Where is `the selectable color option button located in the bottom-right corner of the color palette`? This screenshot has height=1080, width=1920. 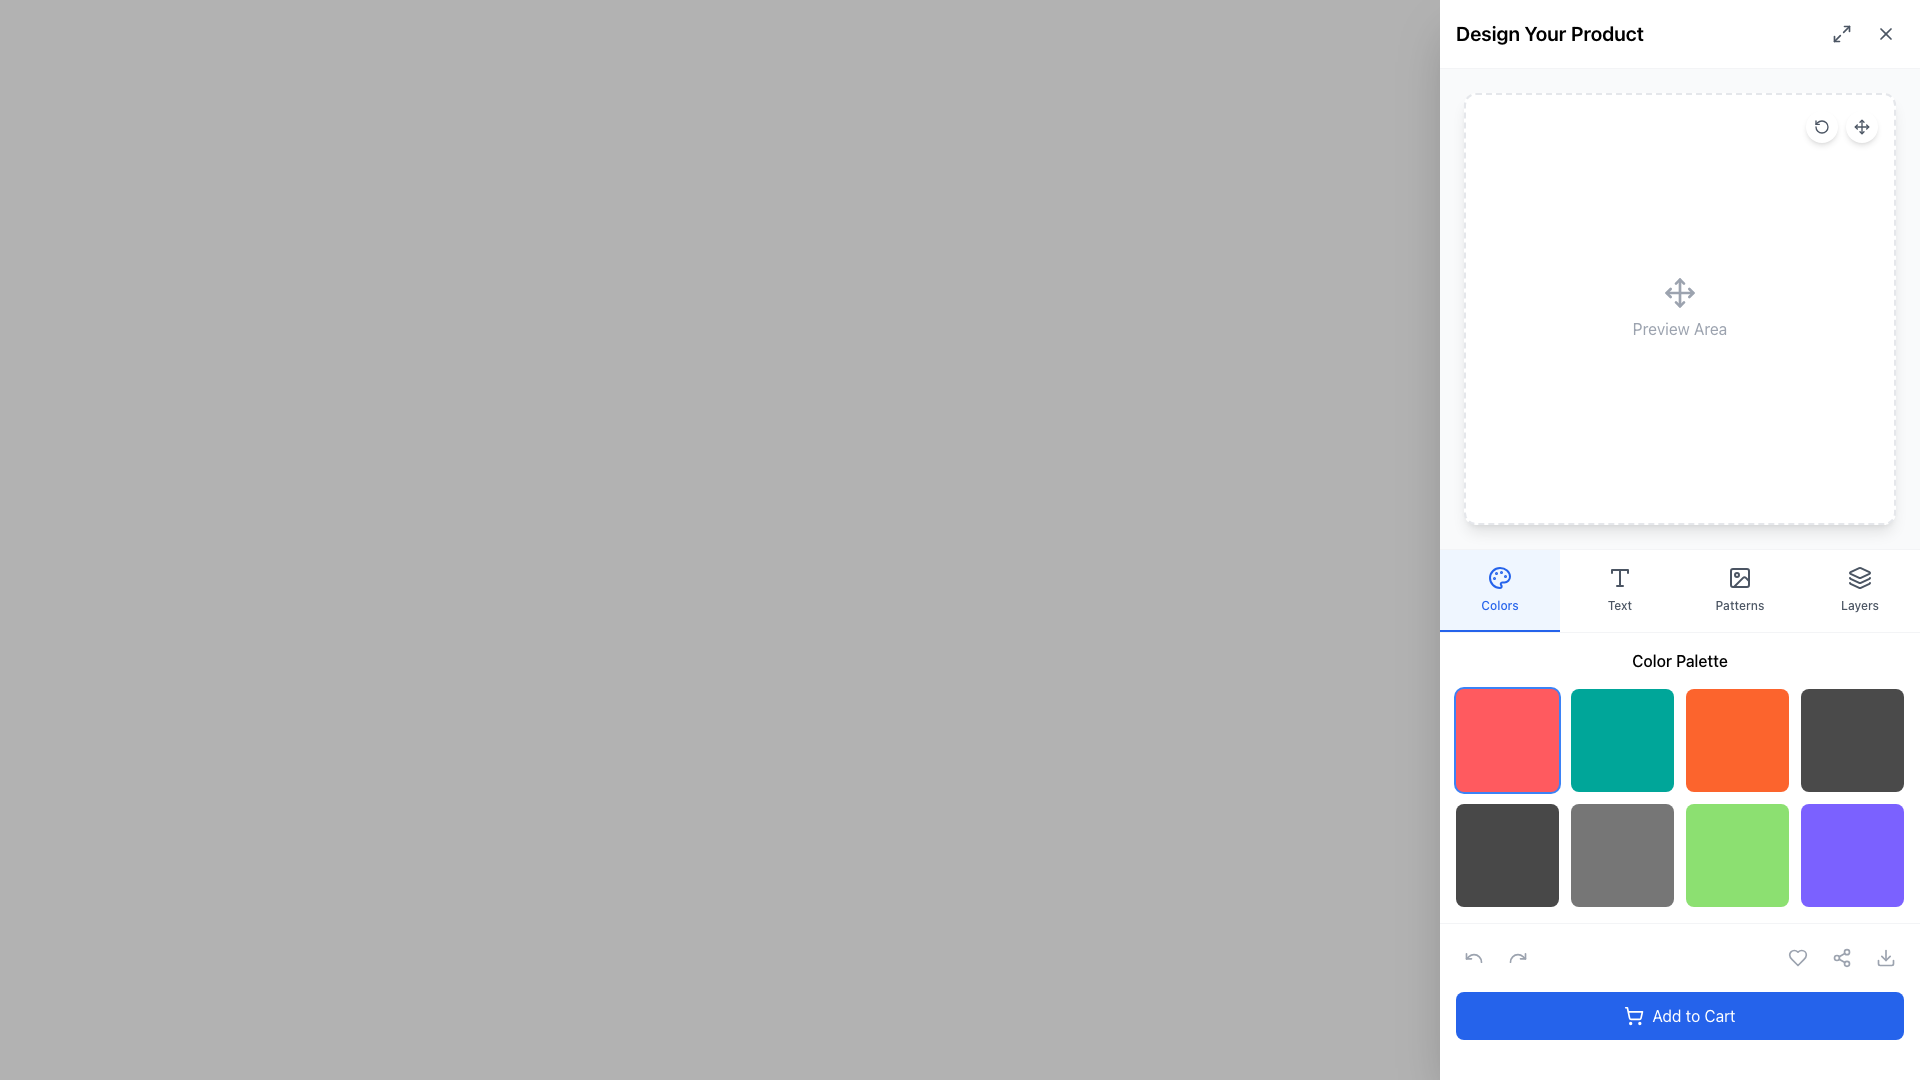
the selectable color option button located in the bottom-right corner of the color palette is located at coordinates (1851, 855).